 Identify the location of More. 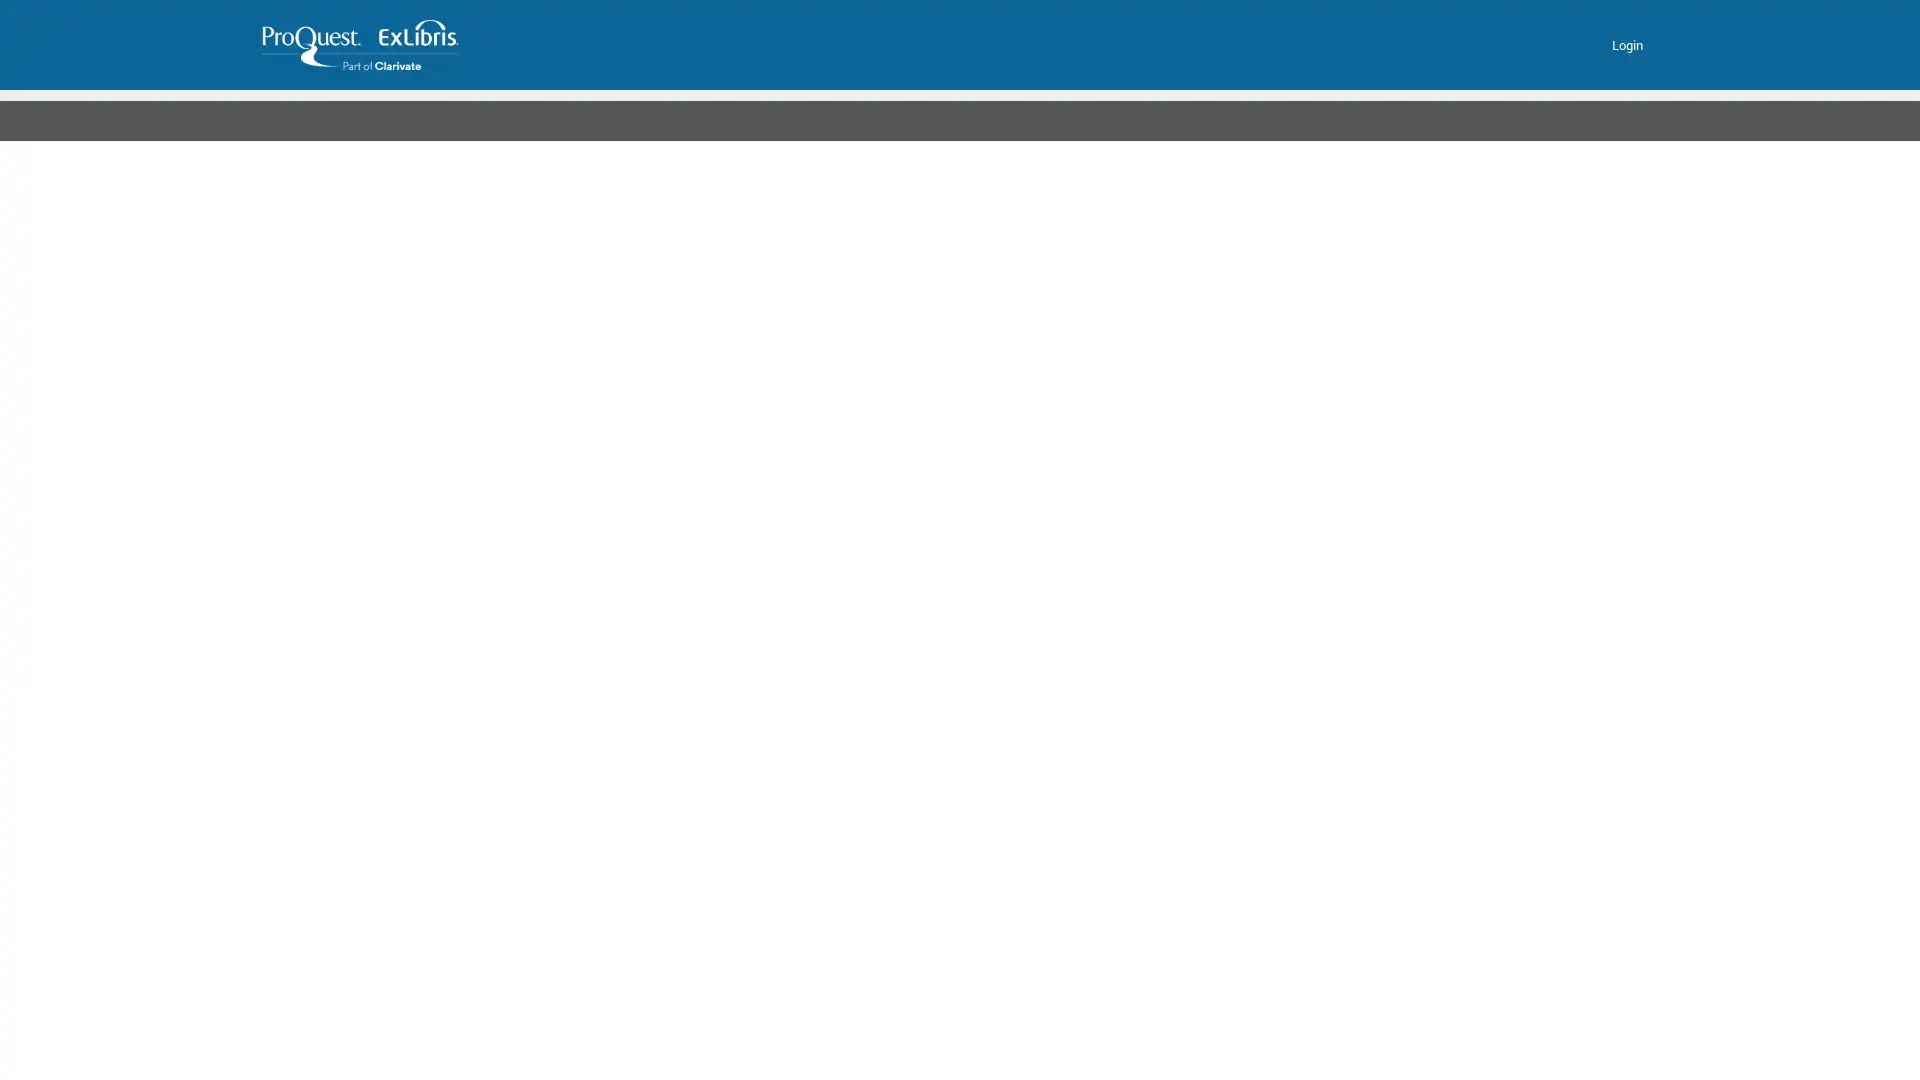
(849, 114).